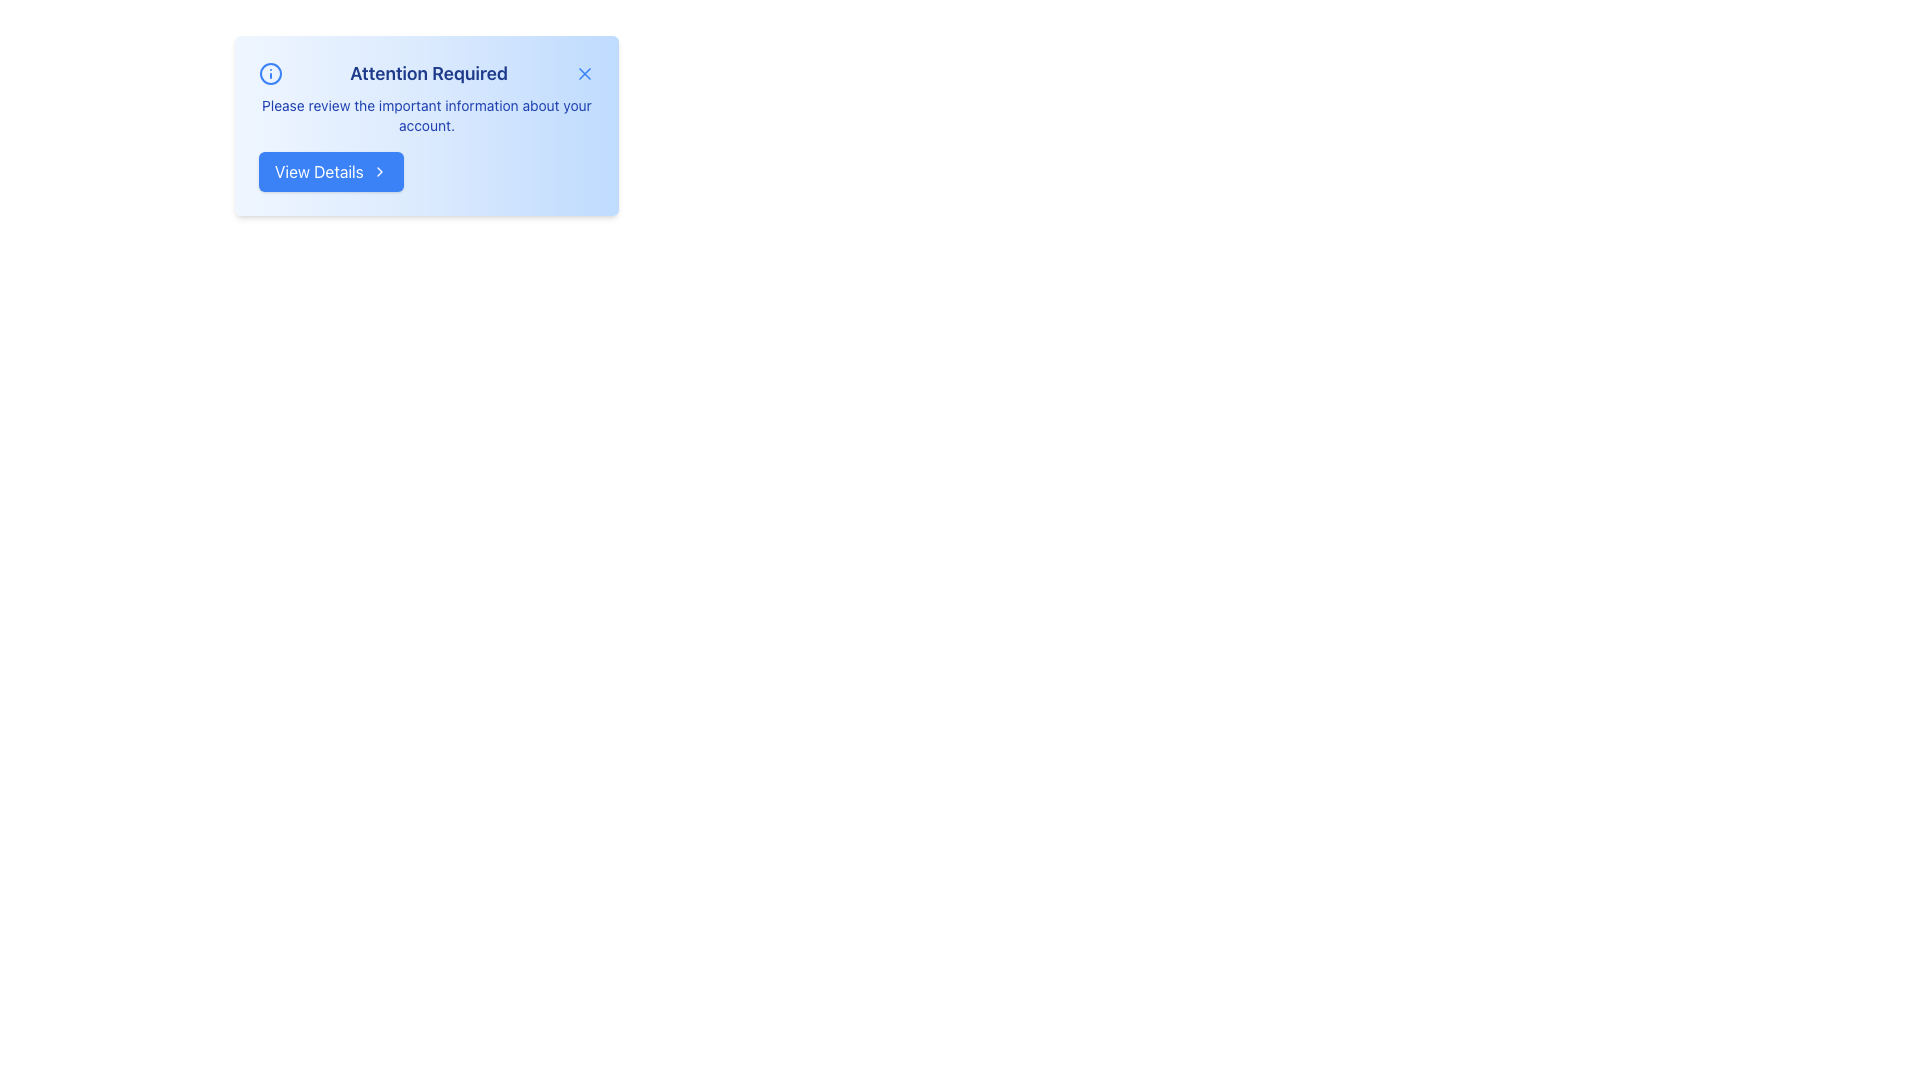 Image resolution: width=1920 pixels, height=1080 pixels. What do you see at coordinates (269, 72) in the screenshot?
I see `the icon that indicates important information, located at the leftmost edge of the notification card next to the header text 'Attention Required'` at bounding box center [269, 72].